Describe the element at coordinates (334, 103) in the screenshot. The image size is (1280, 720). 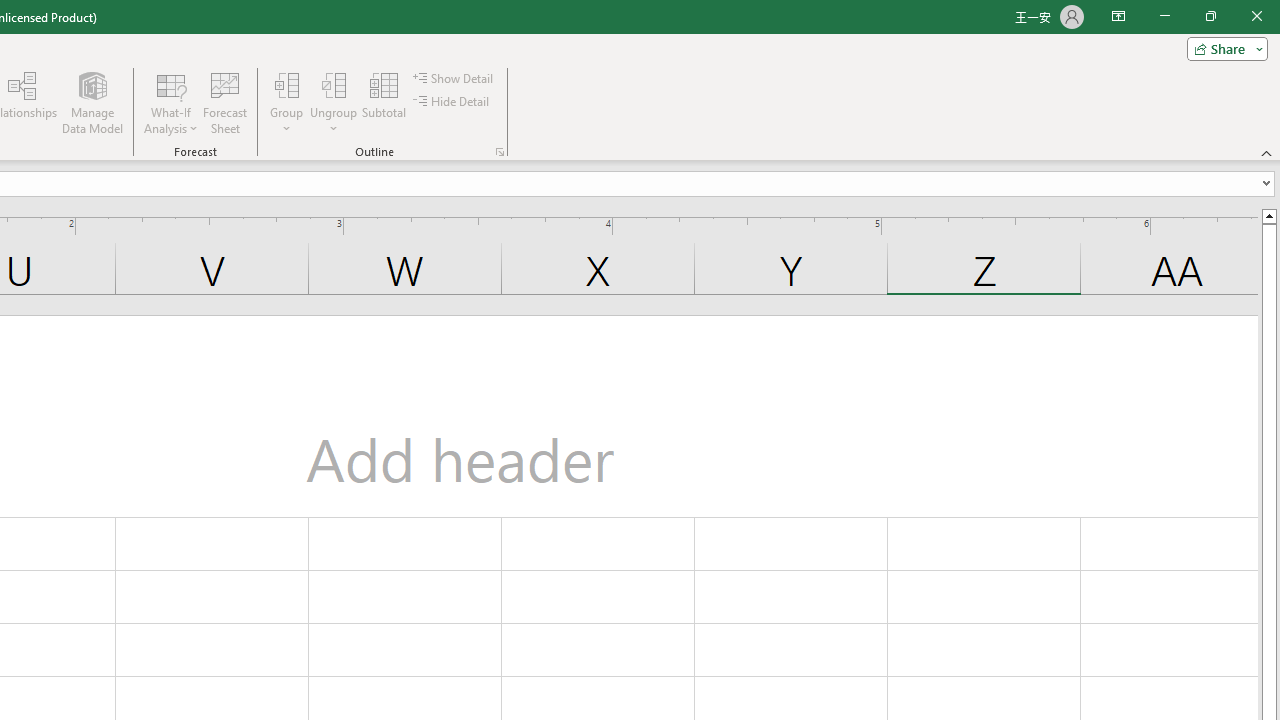
I see `'Ungroup...'` at that location.